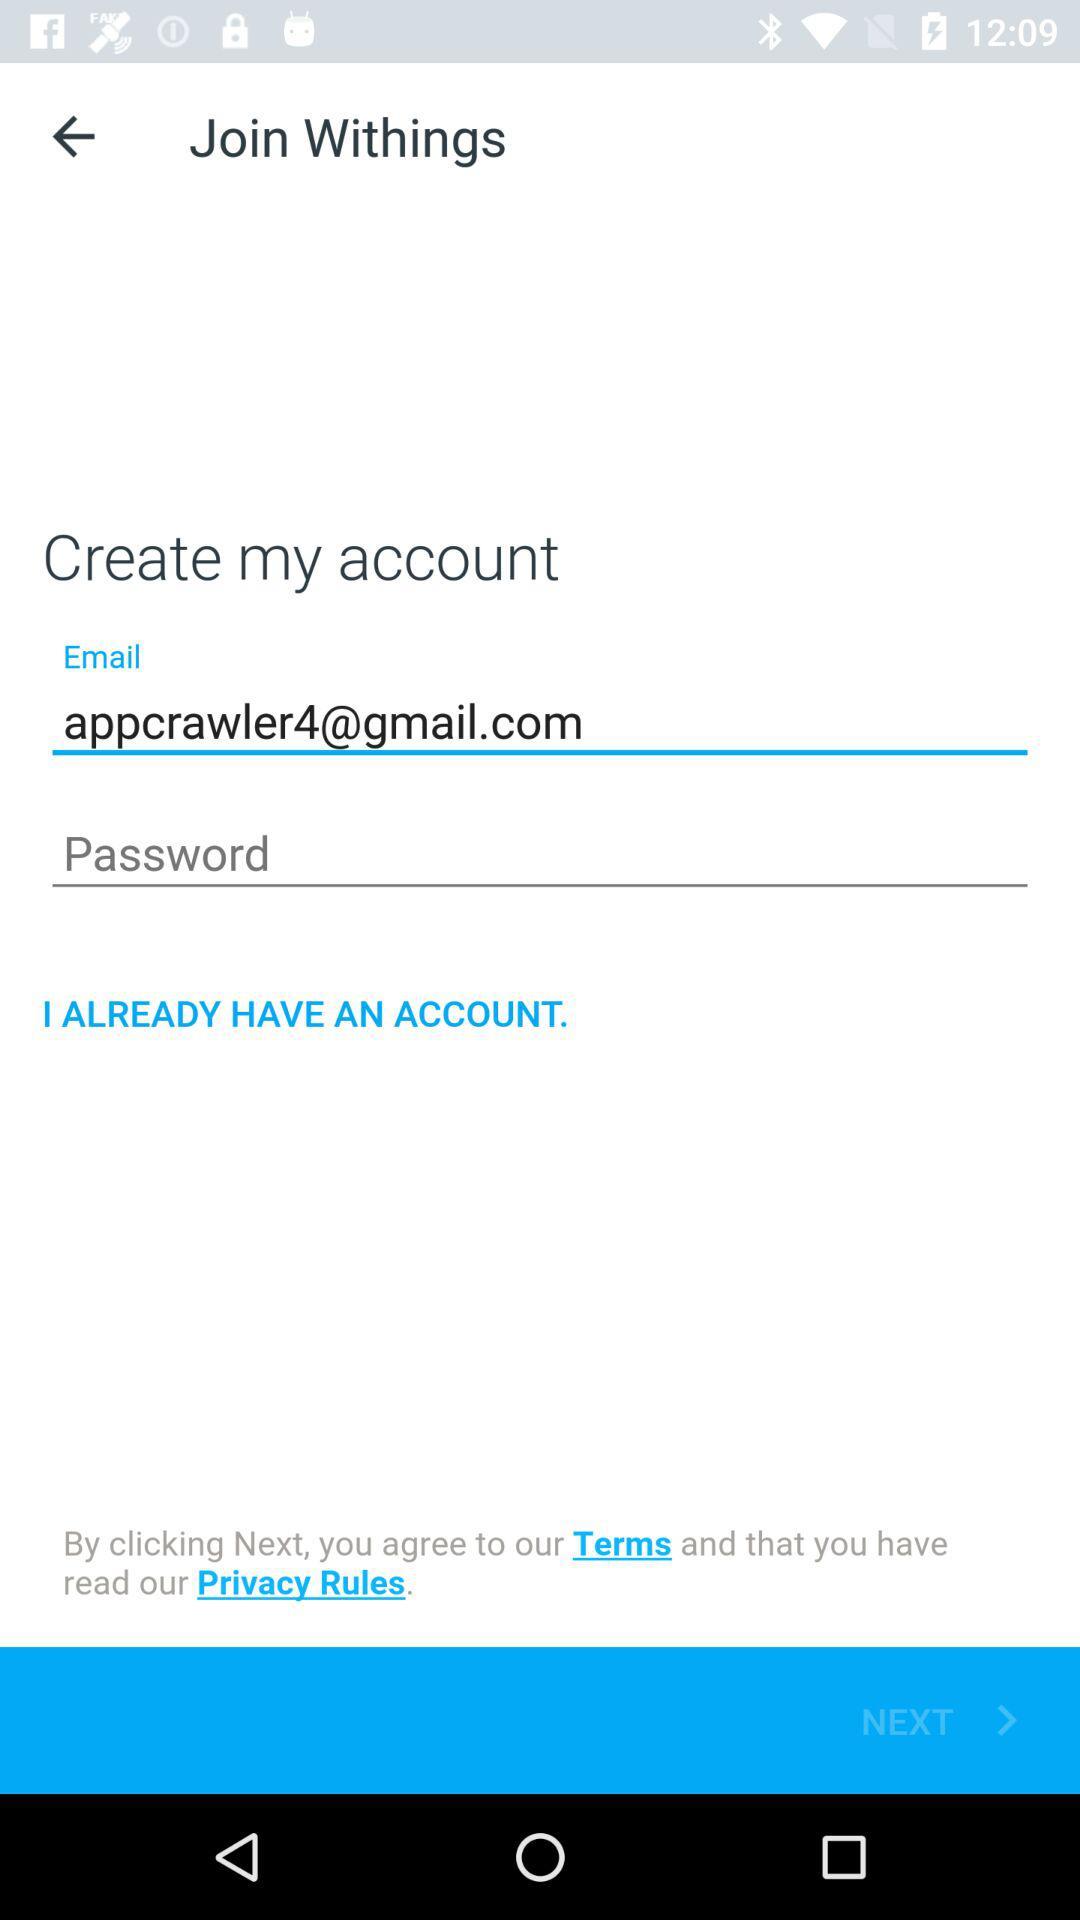  What do you see at coordinates (540, 1564) in the screenshot?
I see `terms and privacy rules` at bounding box center [540, 1564].